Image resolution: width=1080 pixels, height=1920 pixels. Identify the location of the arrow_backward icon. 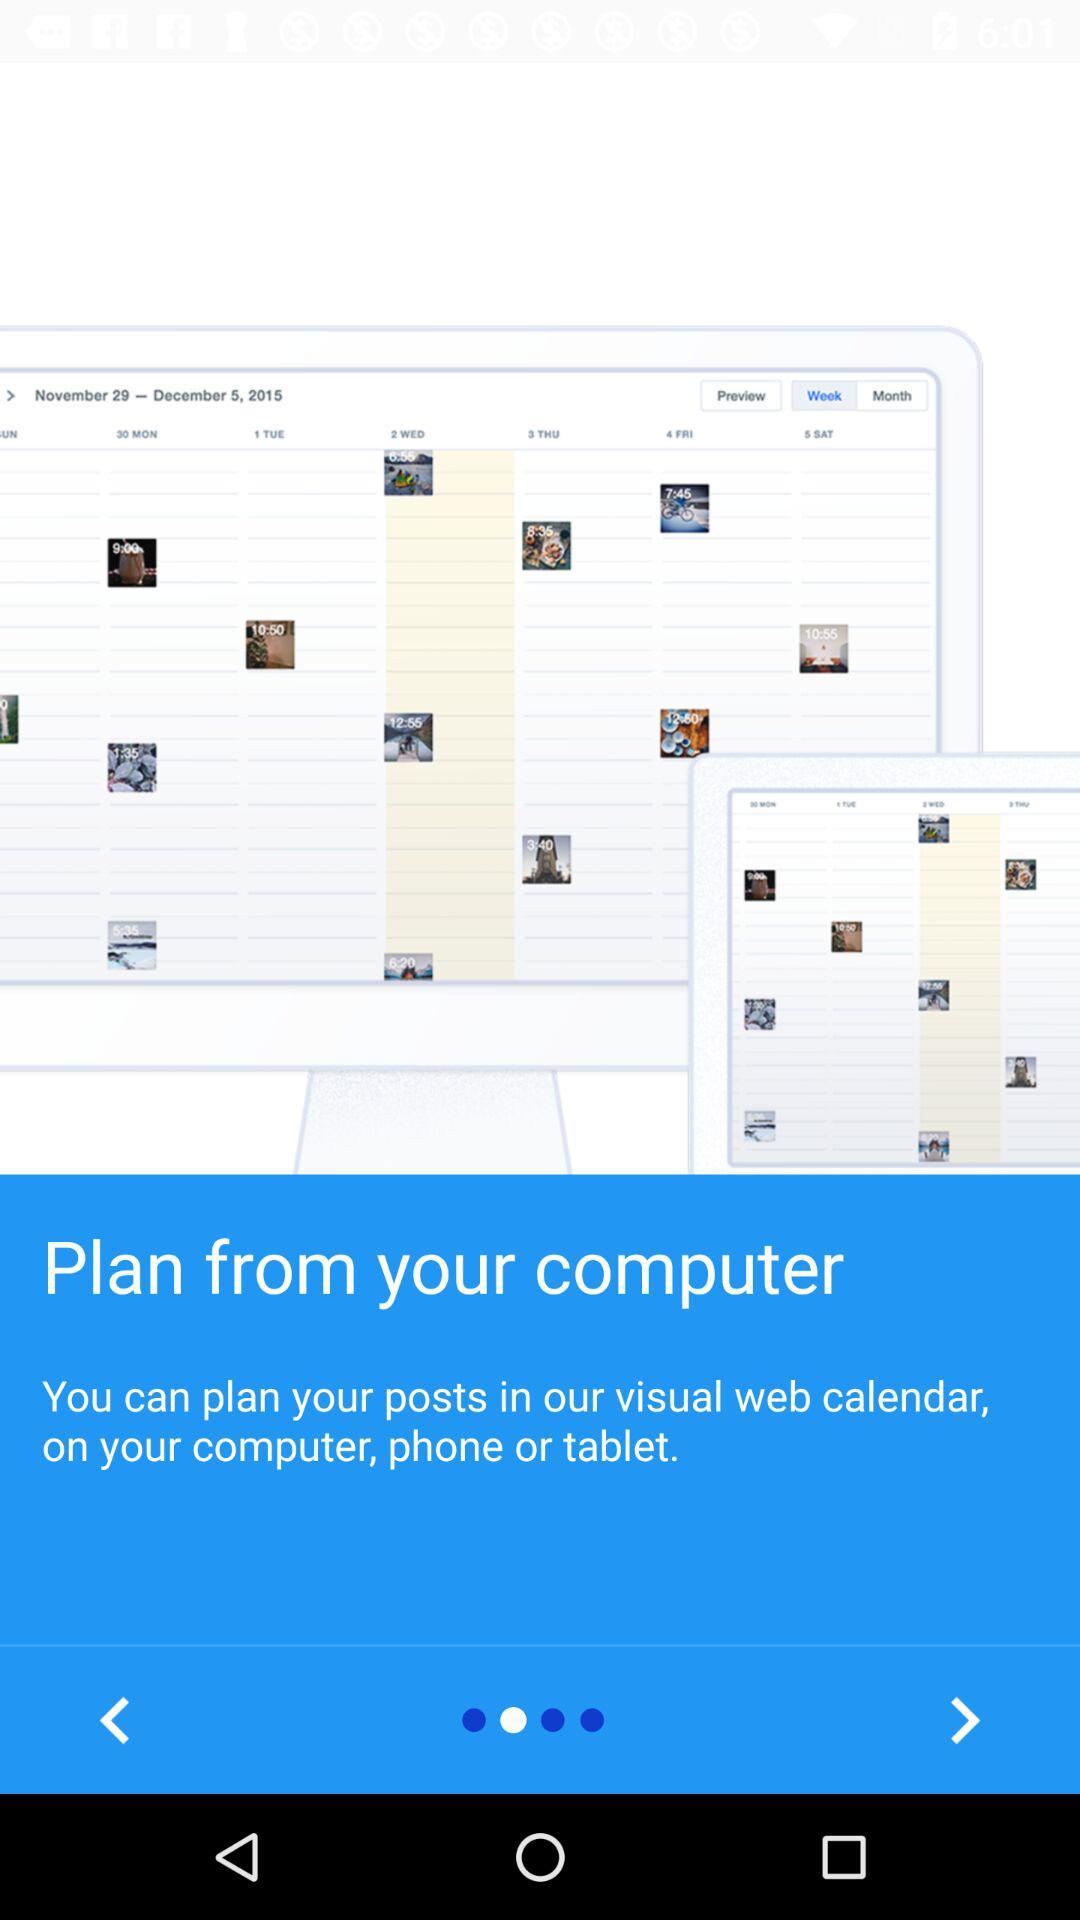
(115, 1719).